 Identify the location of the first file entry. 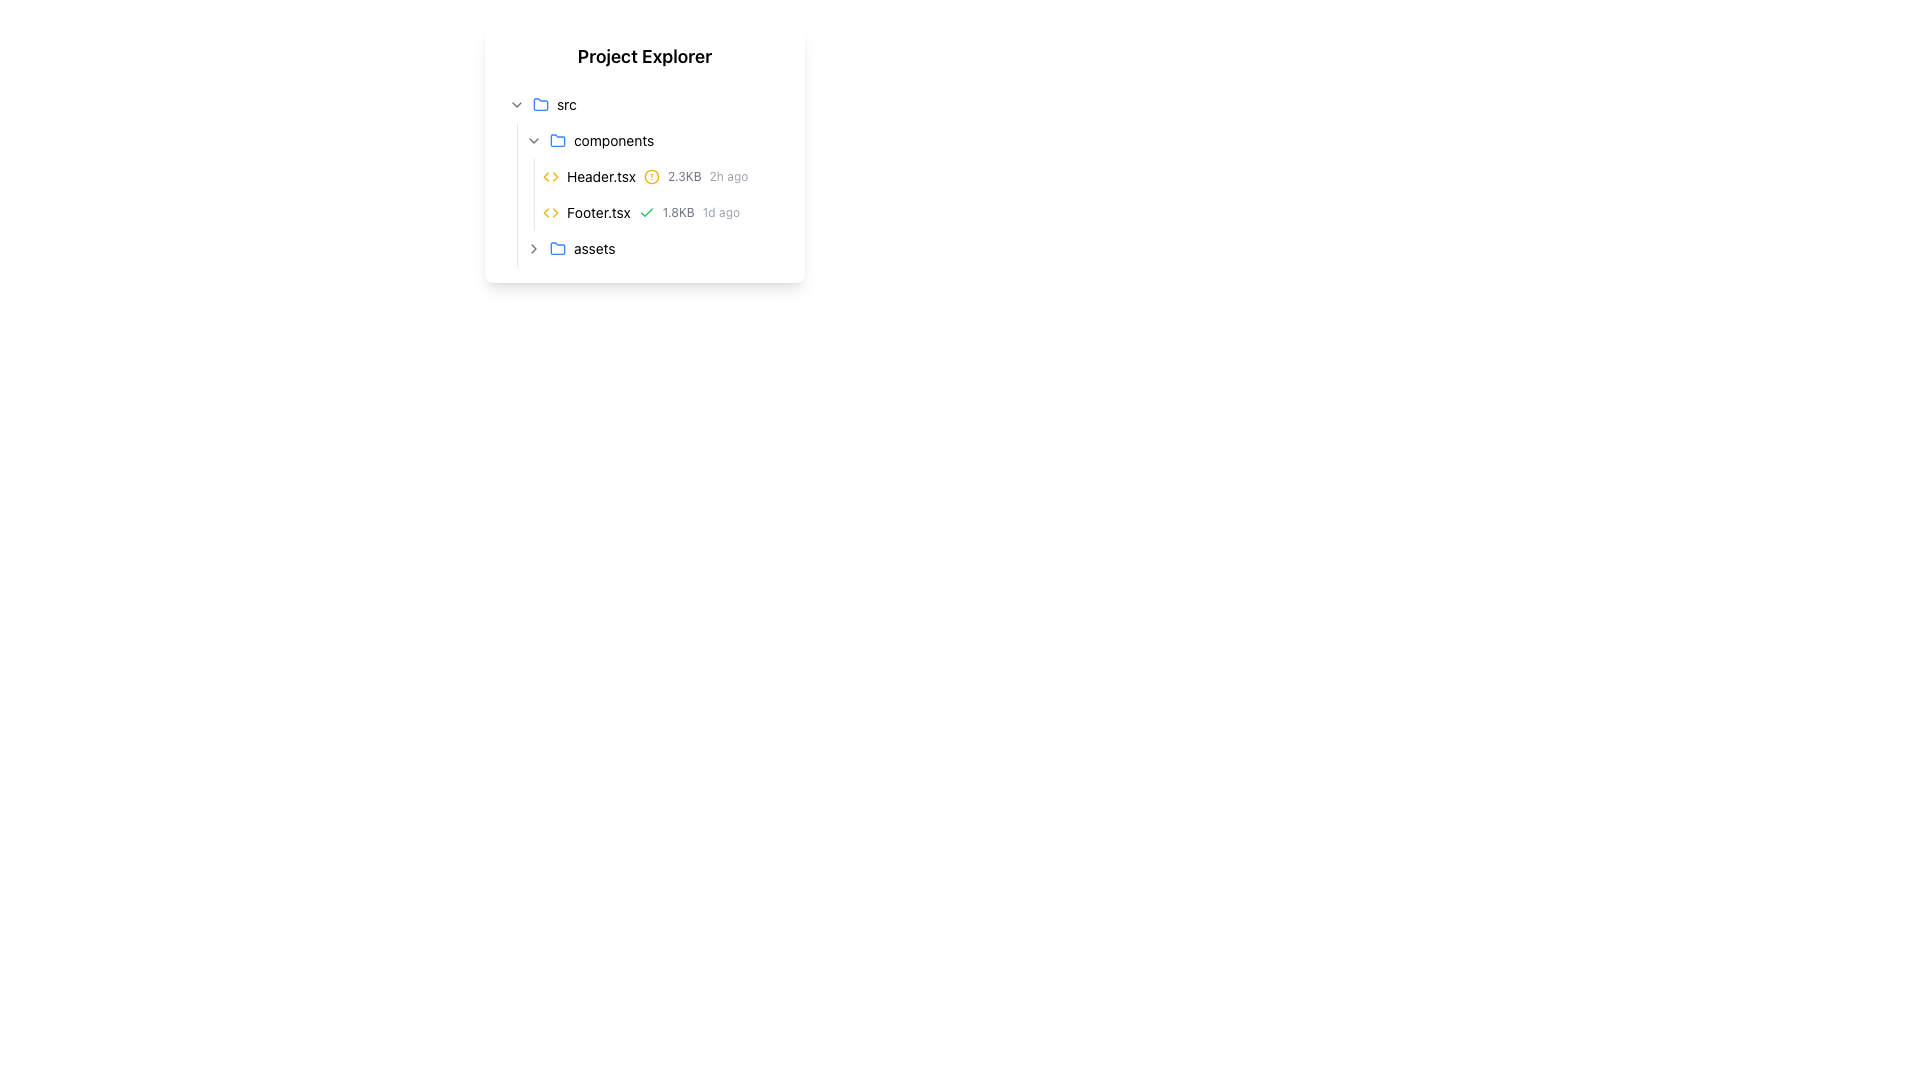
(653, 176).